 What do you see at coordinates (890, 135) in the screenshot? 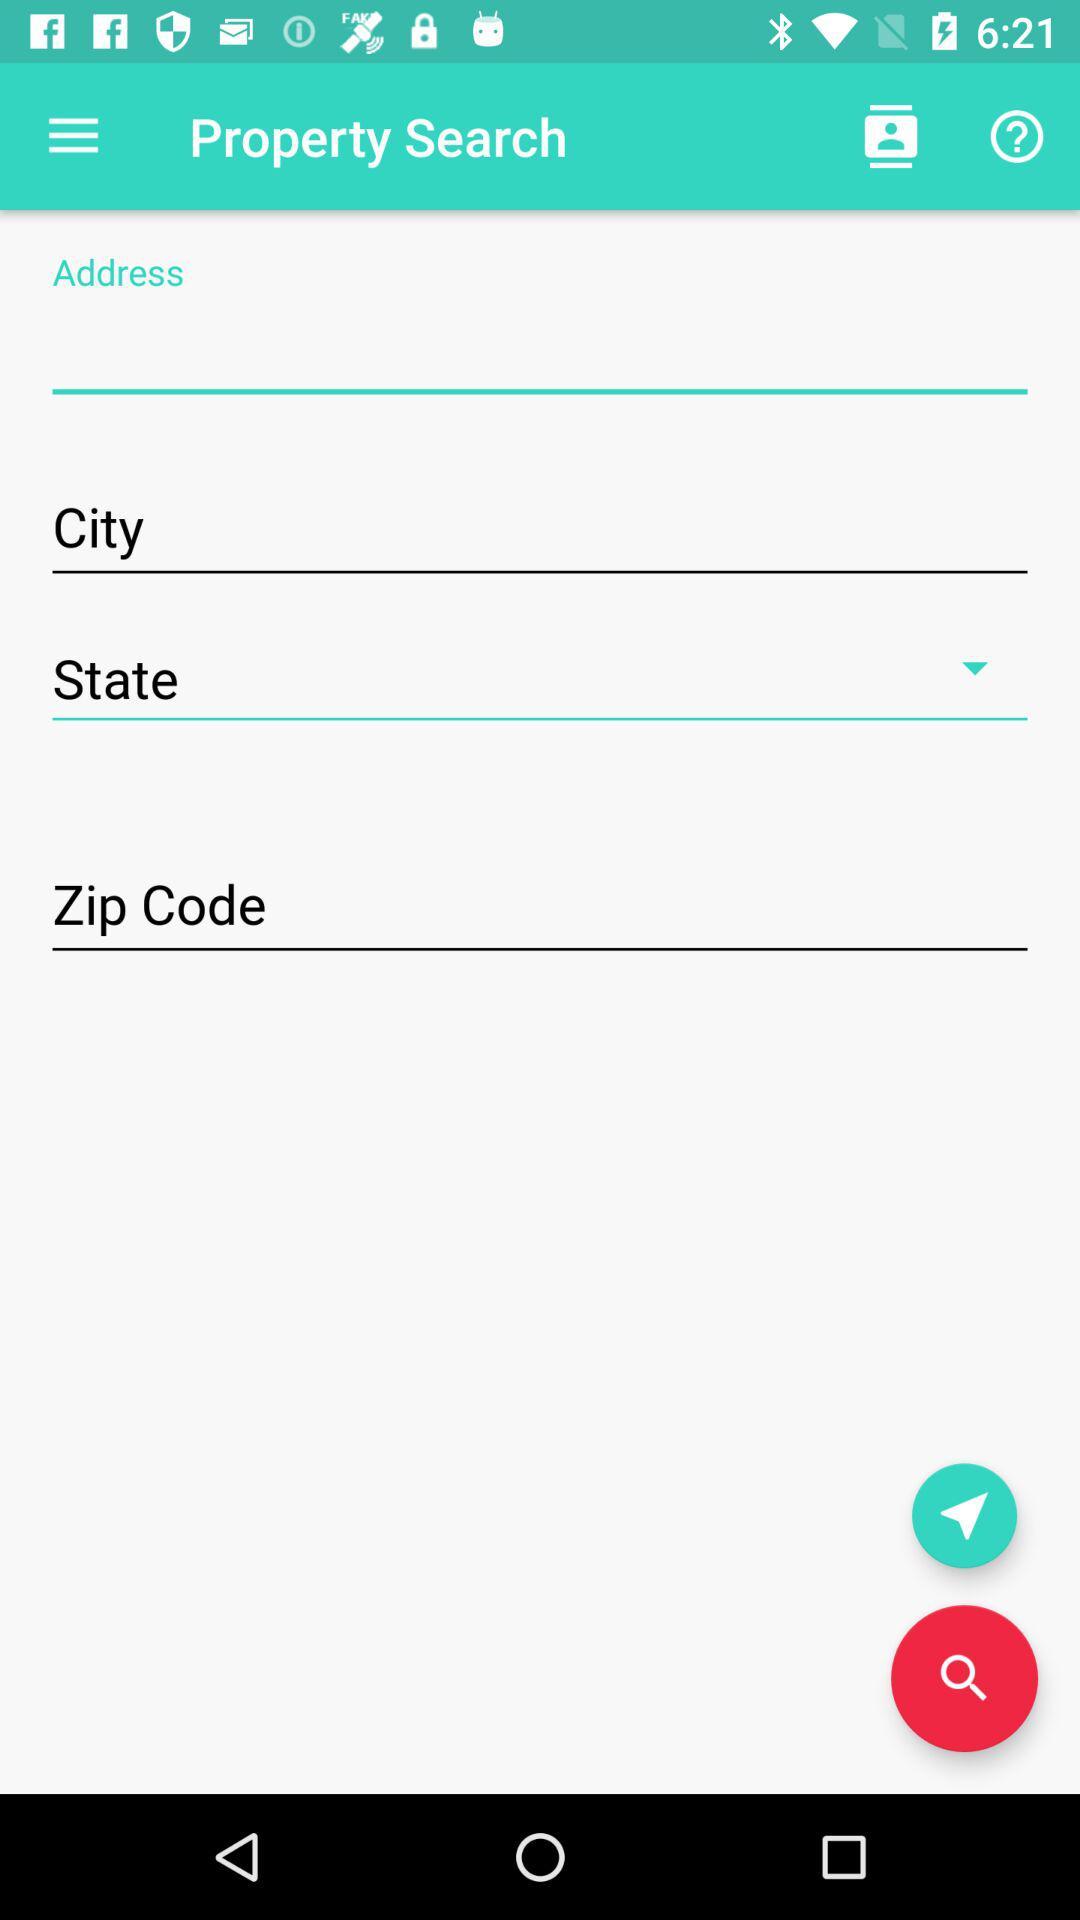
I see `icon next to property search item` at bounding box center [890, 135].